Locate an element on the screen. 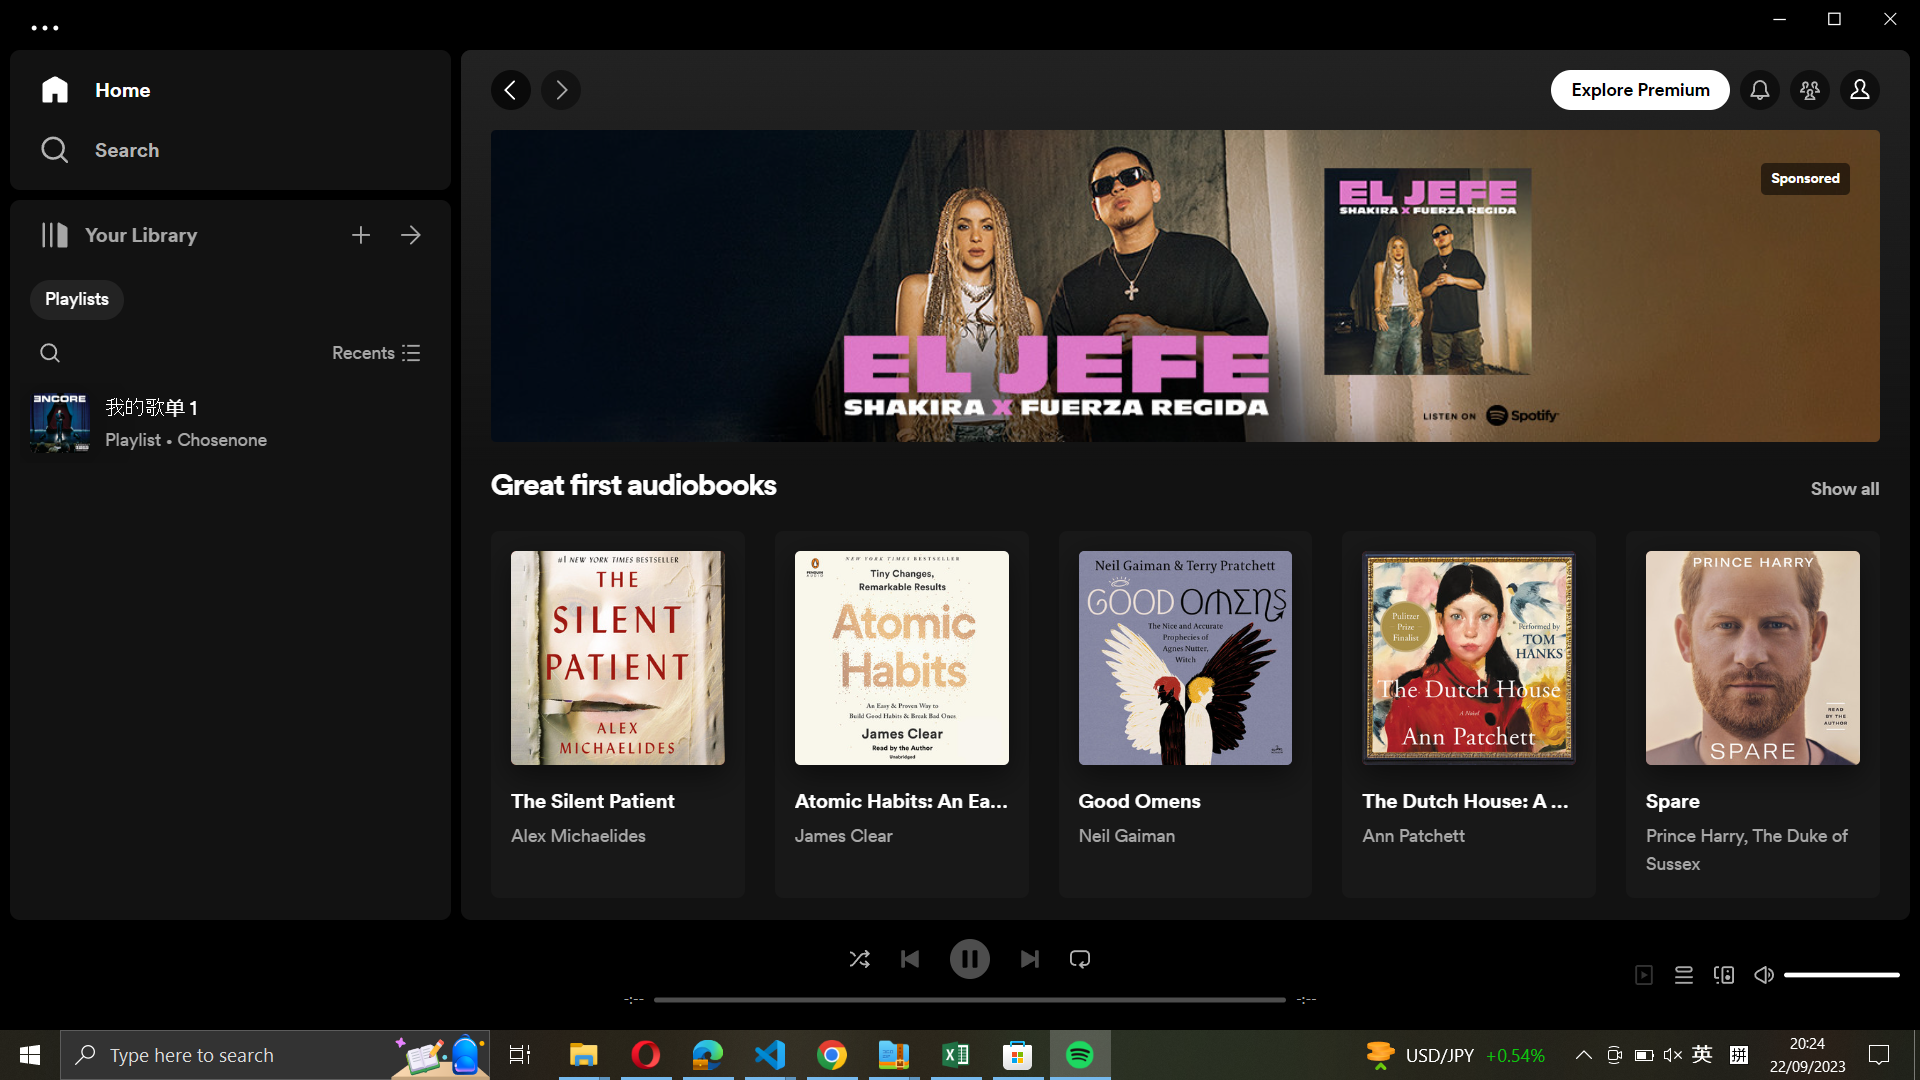 The image size is (1920, 1080). my profile section is located at coordinates (1861, 91).